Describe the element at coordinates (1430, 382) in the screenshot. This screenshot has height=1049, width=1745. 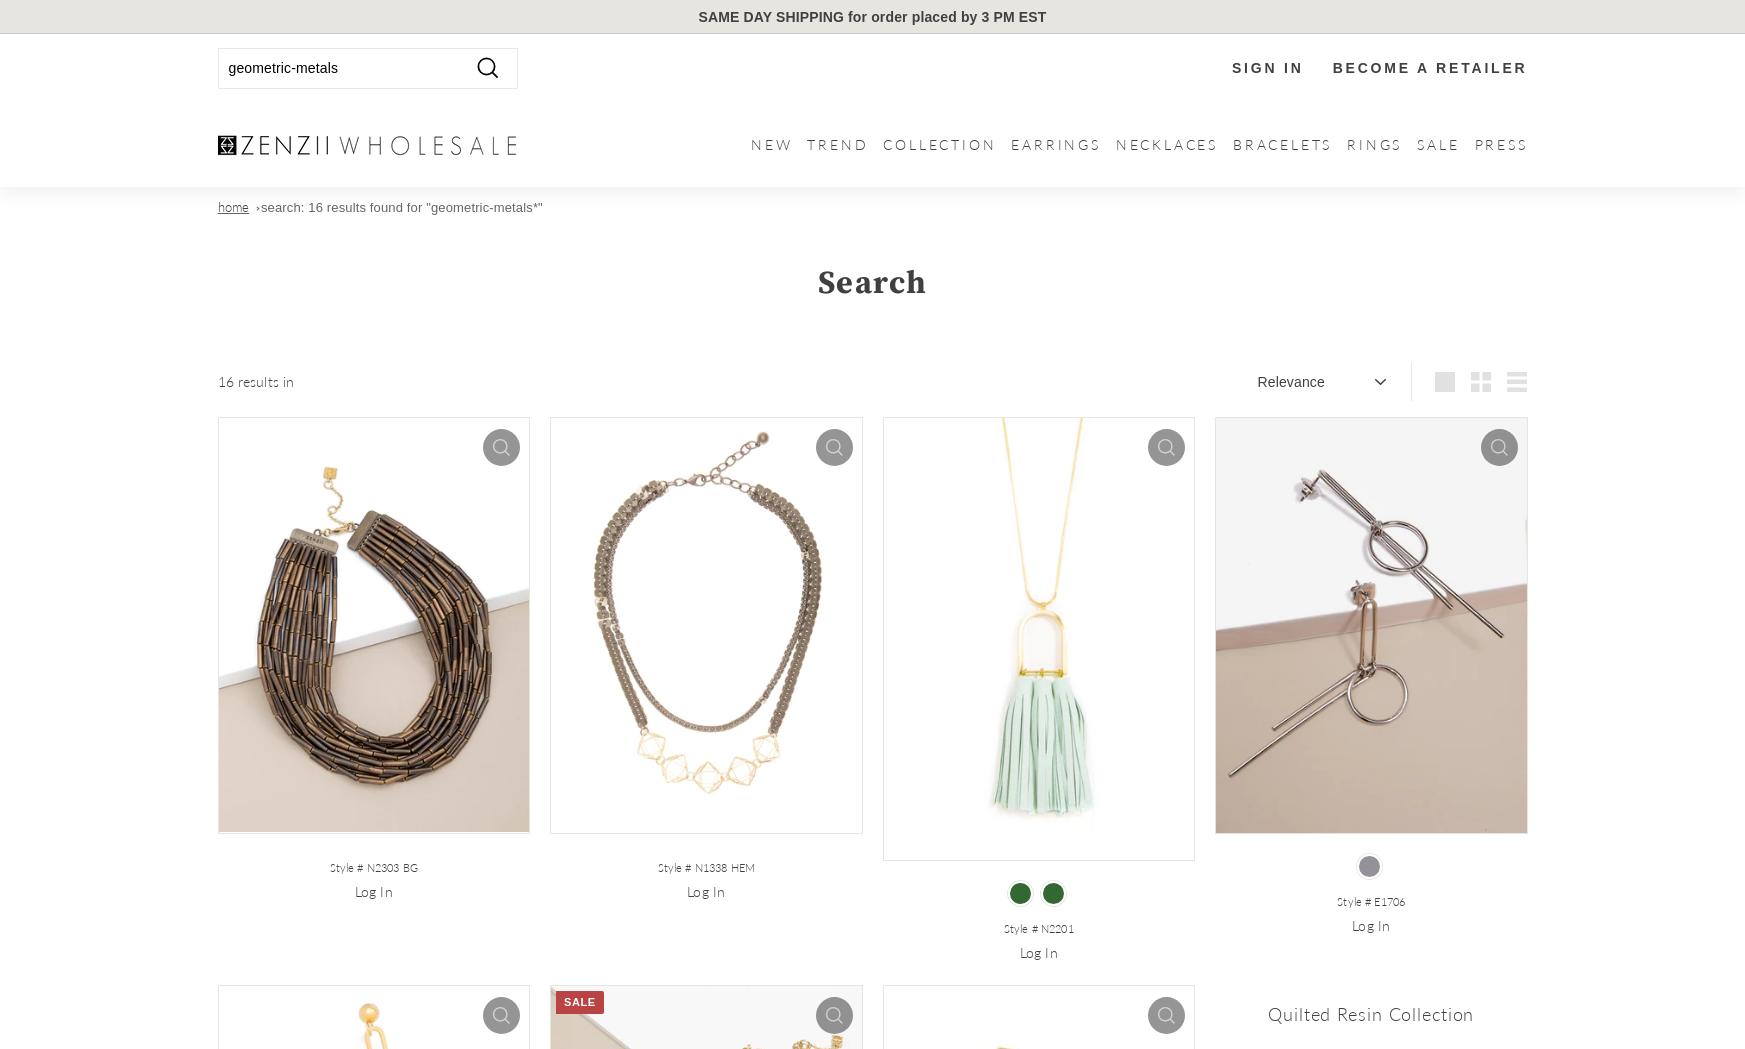
I see `'Last Chance'` at that location.